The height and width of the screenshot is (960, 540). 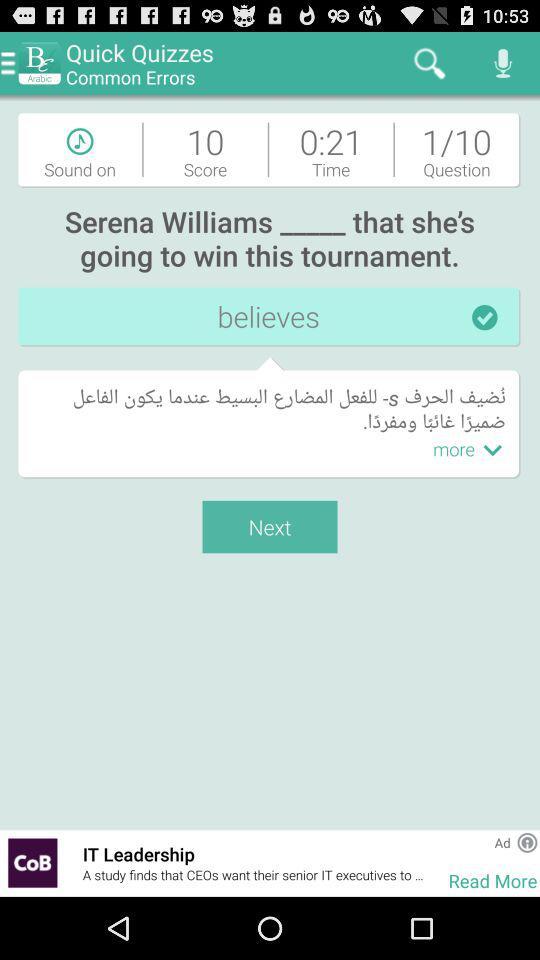 What do you see at coordinates (436, 862) in the screenshot?
I see `the icon below the more icon` at bounding box center [436, 862].